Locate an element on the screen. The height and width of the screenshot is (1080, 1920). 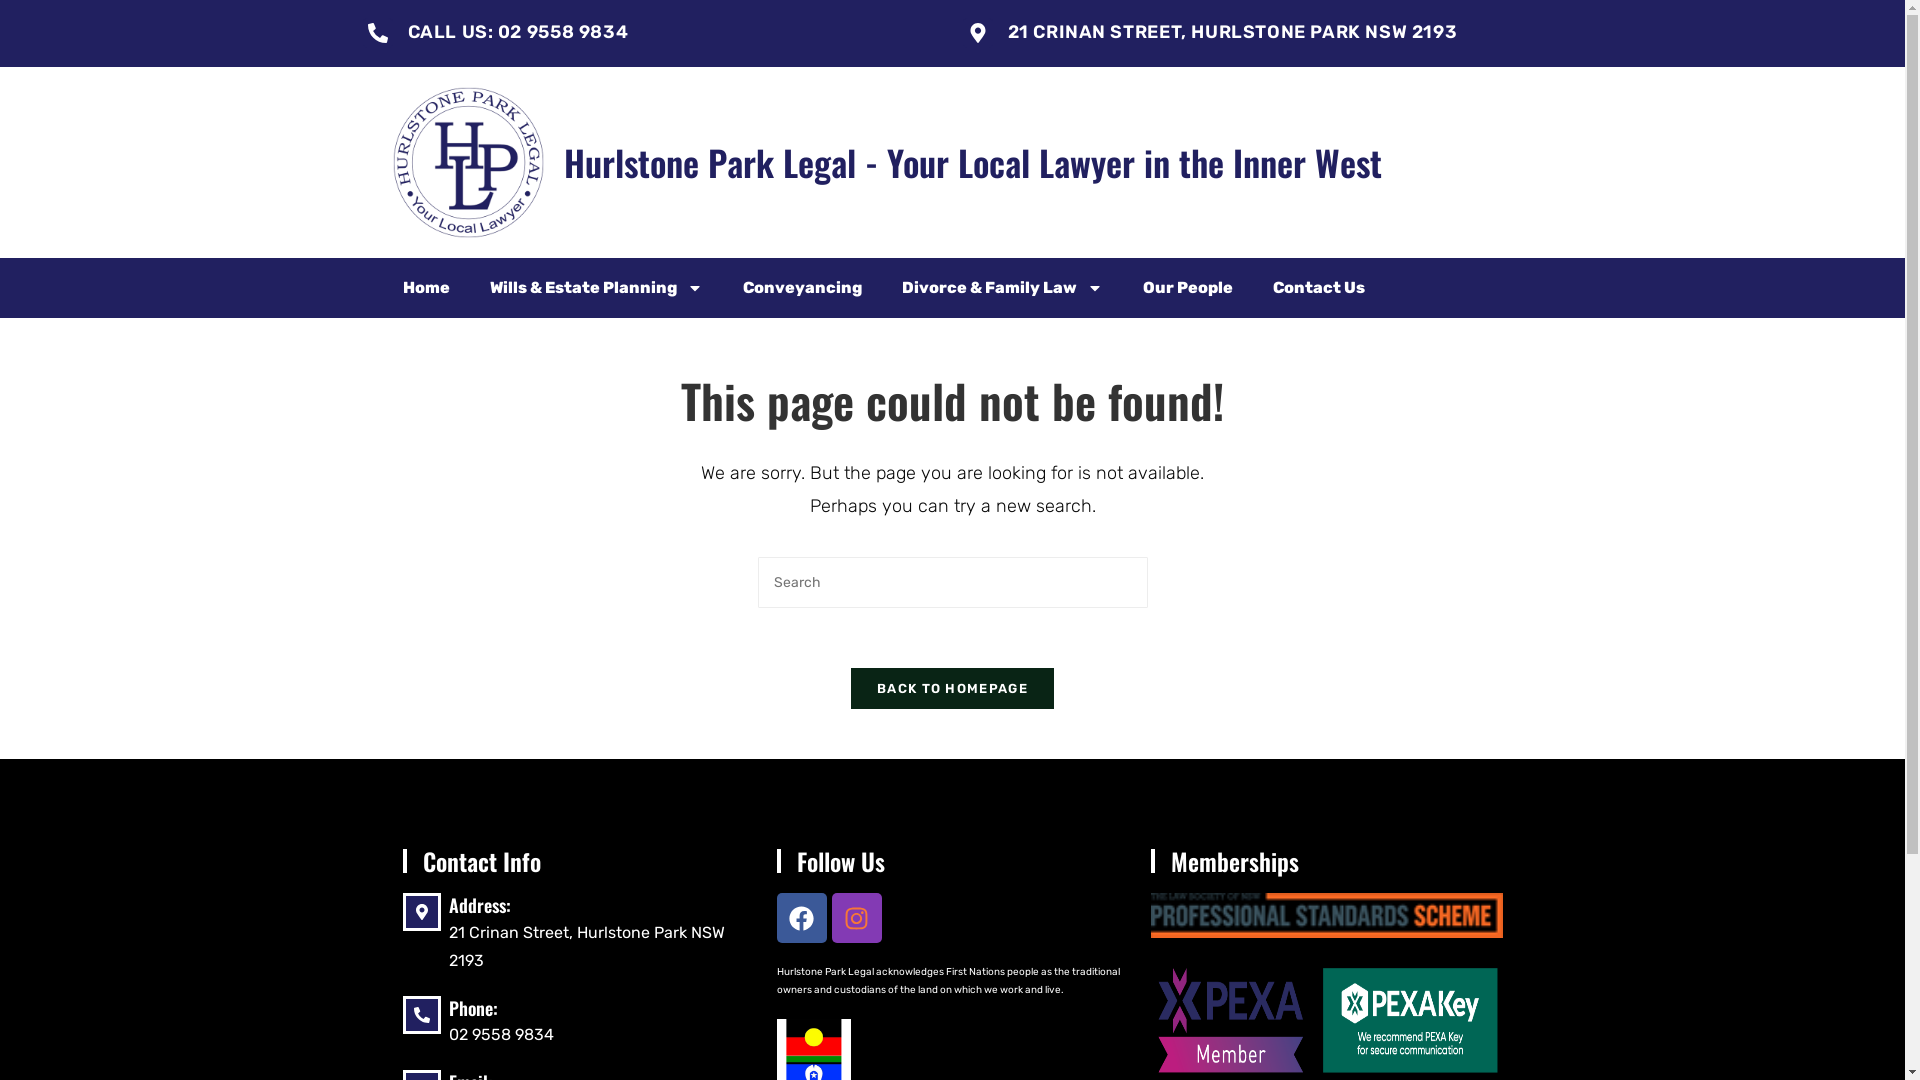
'CALL US: 02 9558 9834' is located at coordinates (407, 31).